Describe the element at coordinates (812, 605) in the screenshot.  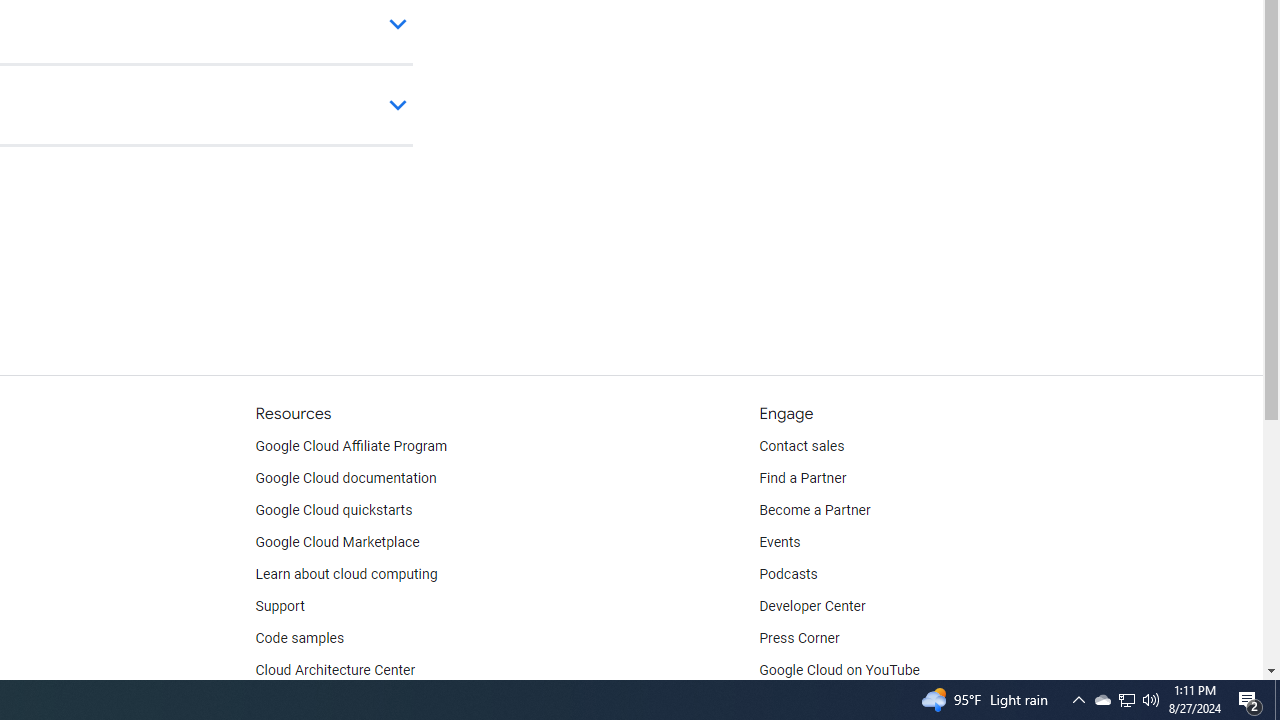
I see `'Developer Center'` at that location.